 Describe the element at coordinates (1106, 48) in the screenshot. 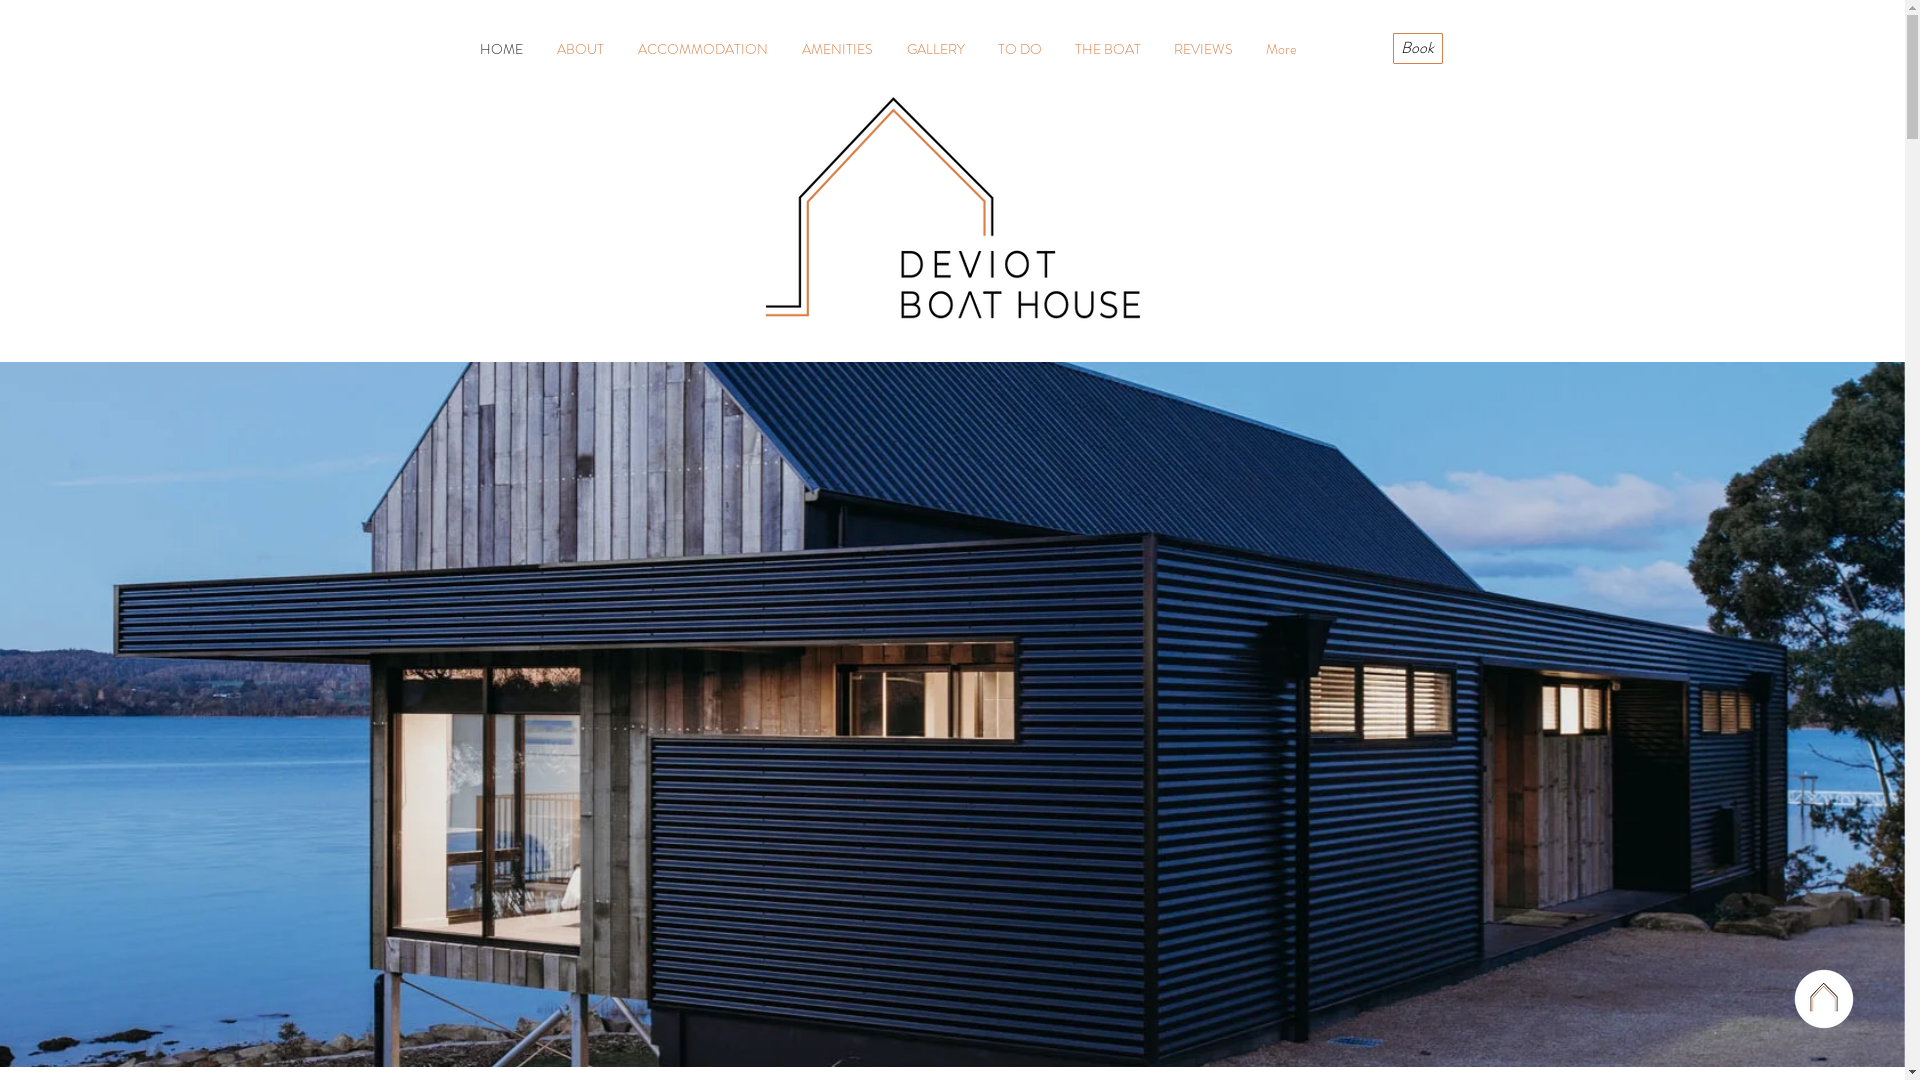

I see `'THE BOAT'` at that location.